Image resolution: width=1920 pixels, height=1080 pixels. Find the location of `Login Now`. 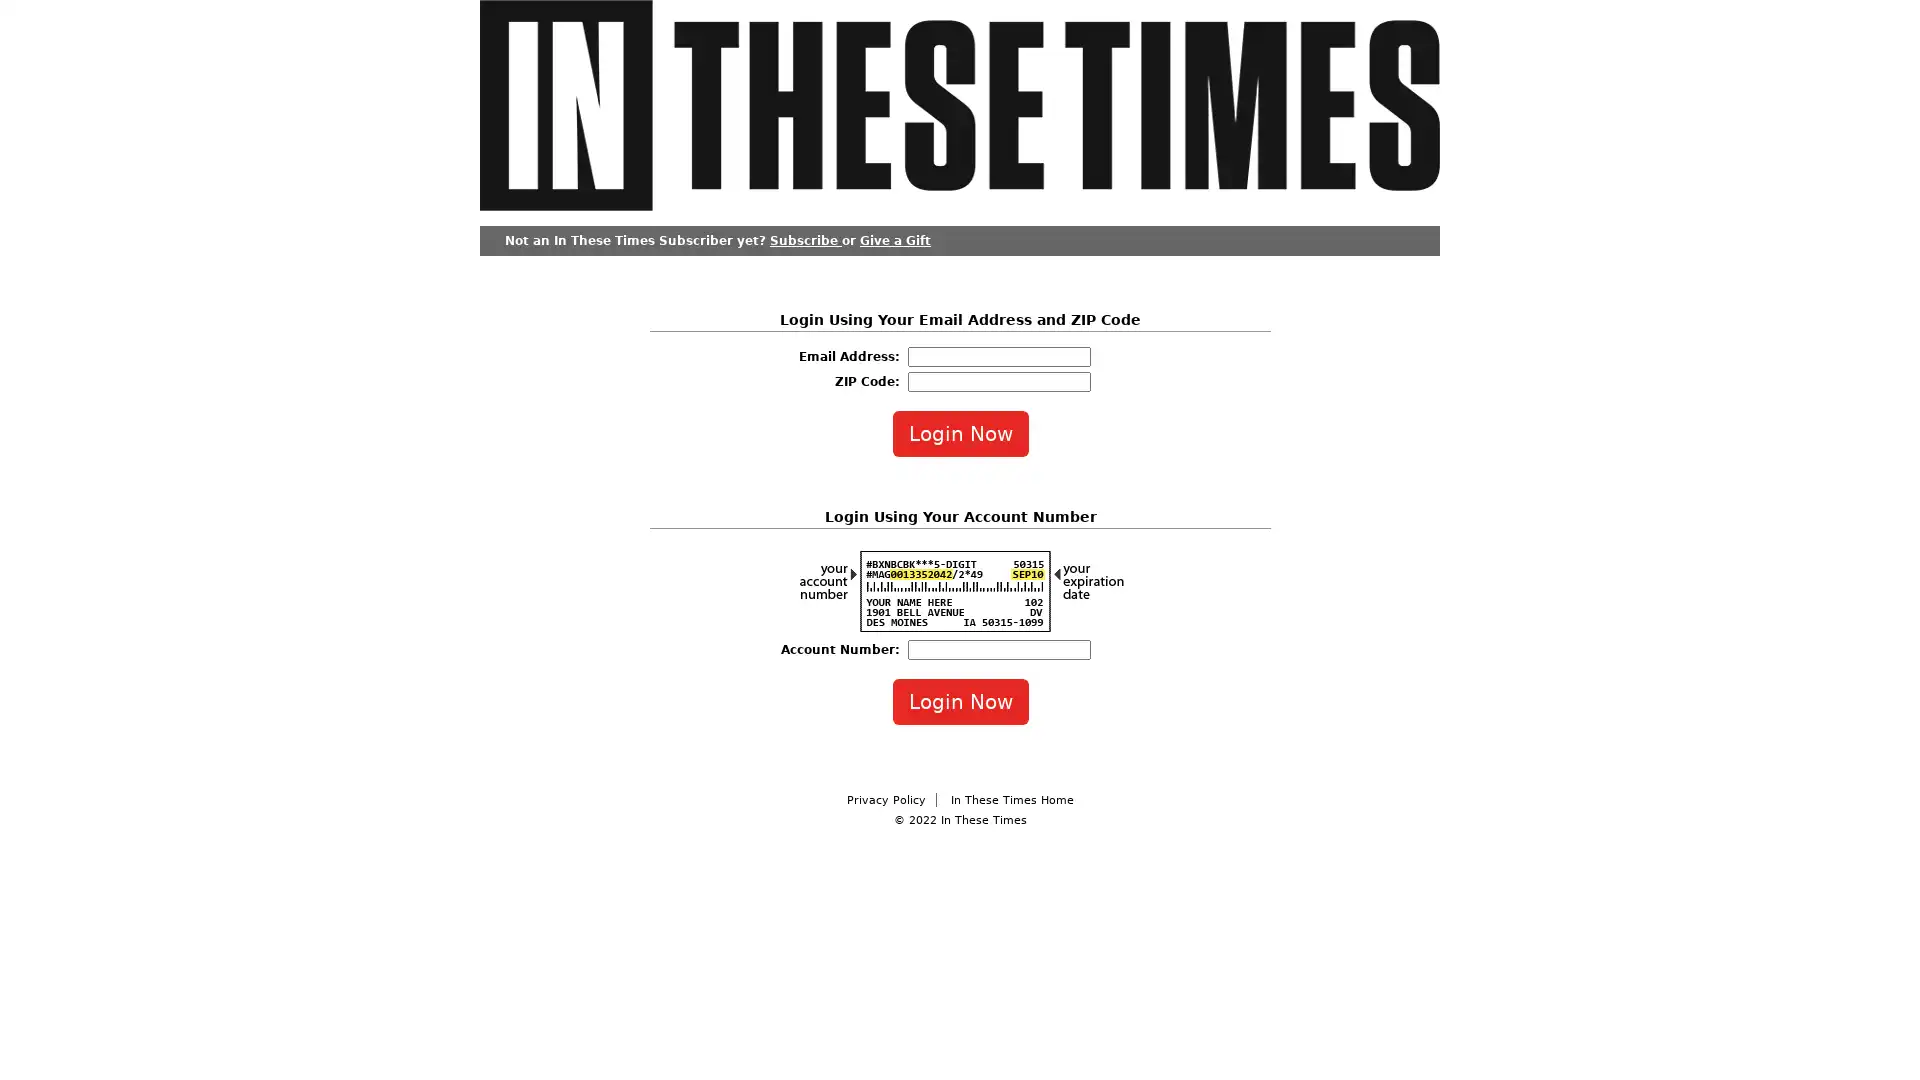

Login Now is located at coordinates (960, 433).